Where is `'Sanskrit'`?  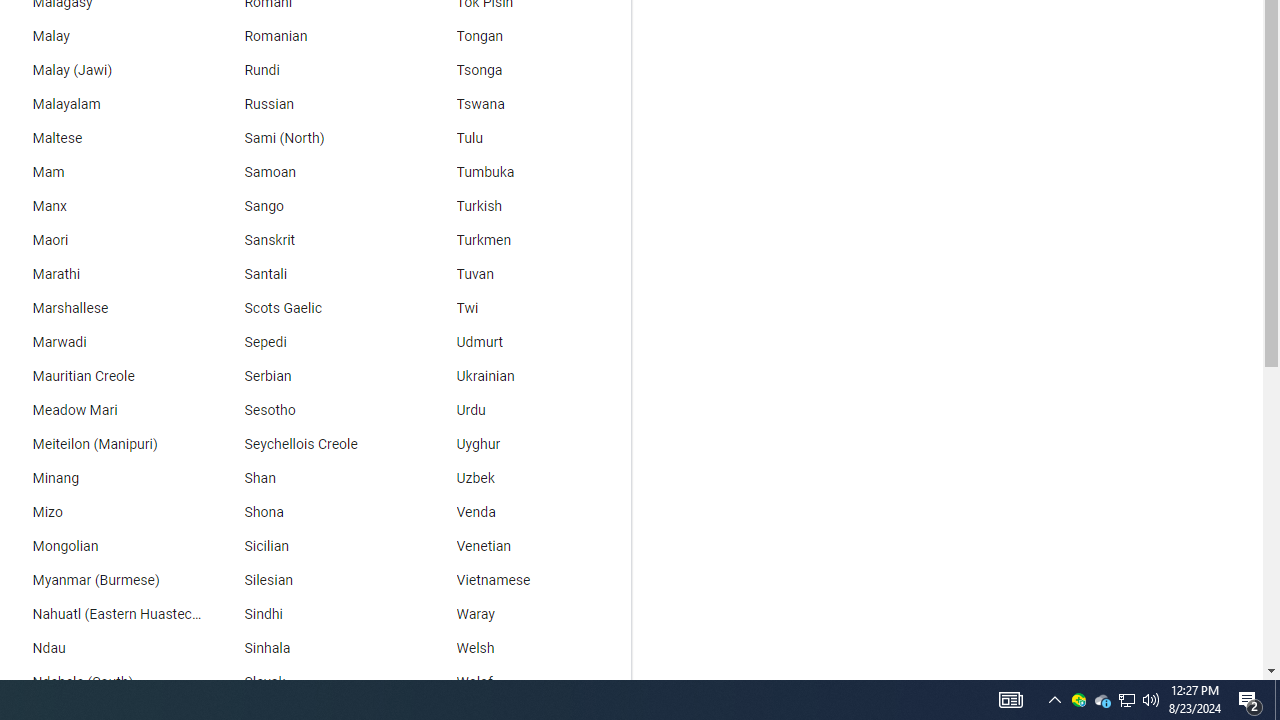 'Sanskrit' is located at coordinates (311, 239).